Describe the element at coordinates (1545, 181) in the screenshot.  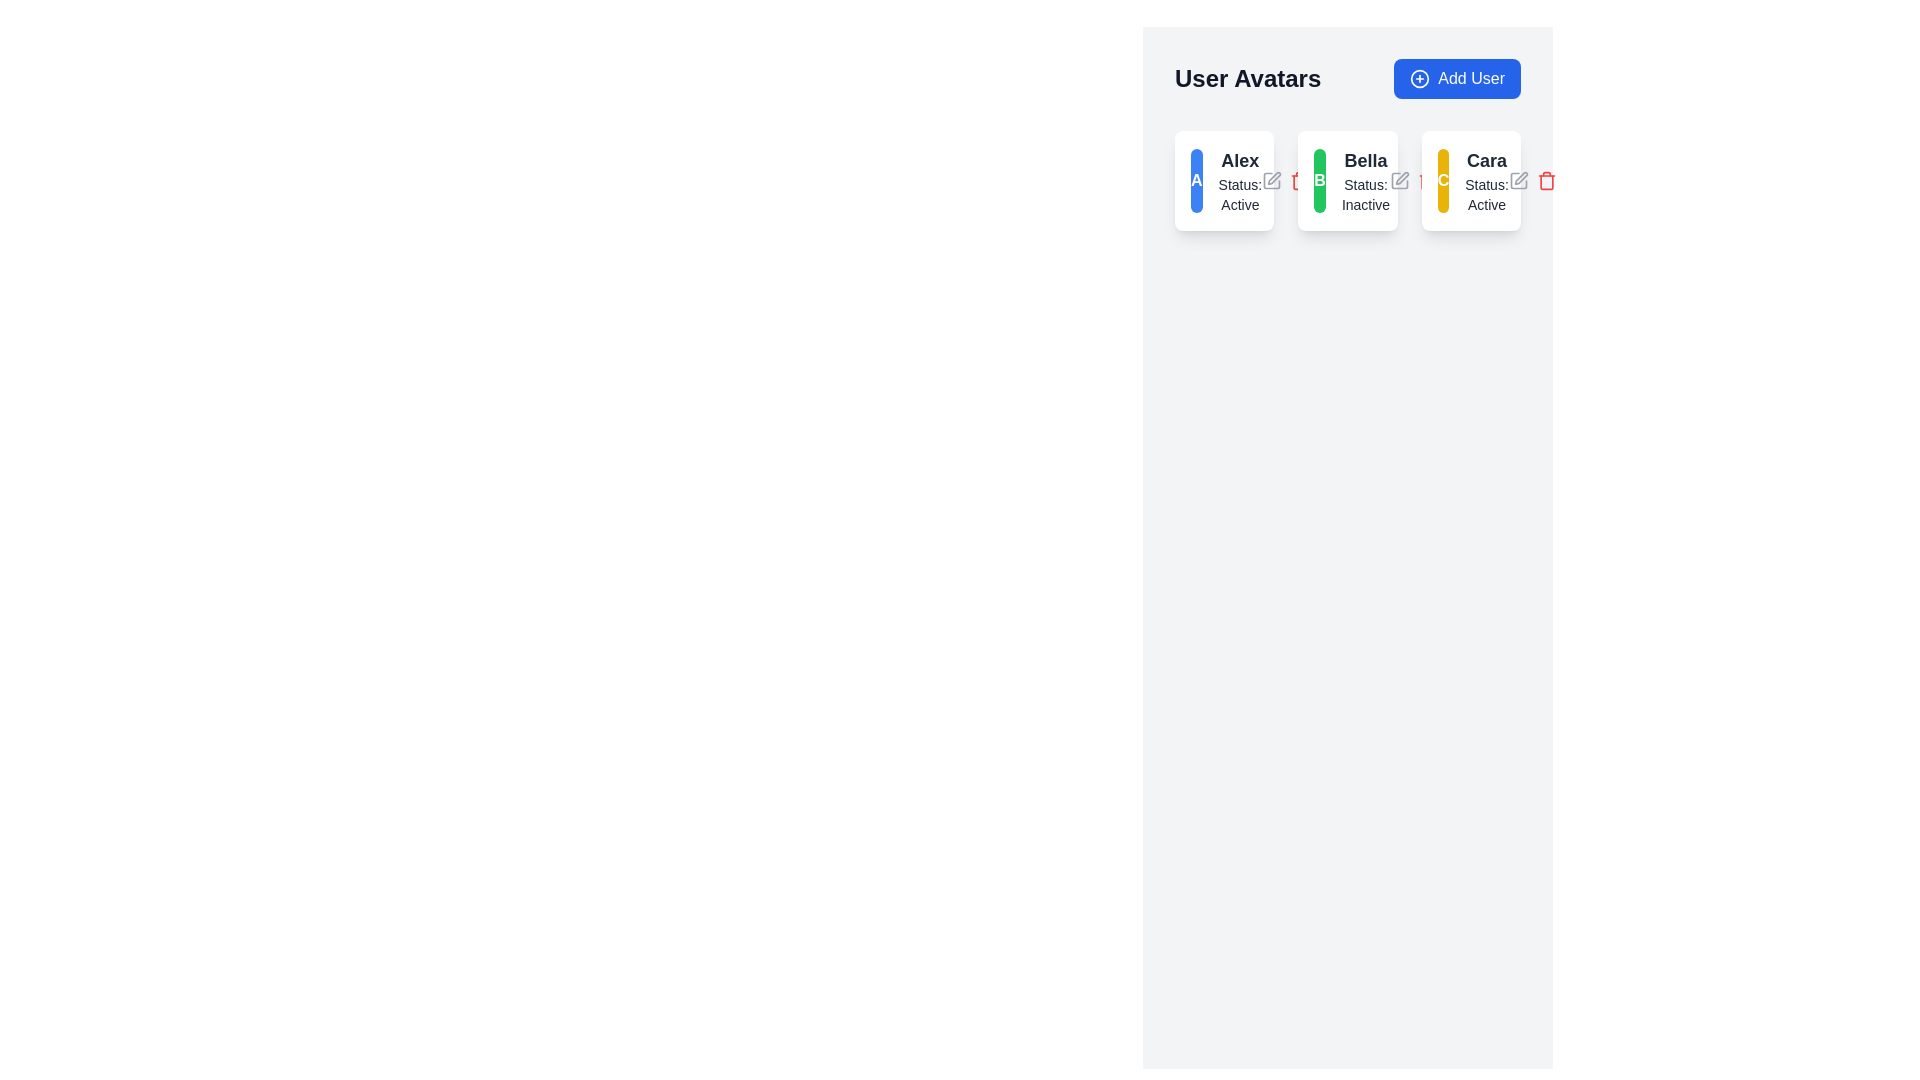
I see `the delete icon button located in the top-right corner of the card labeled 'Cara' under 'User Avatars'` at that location.